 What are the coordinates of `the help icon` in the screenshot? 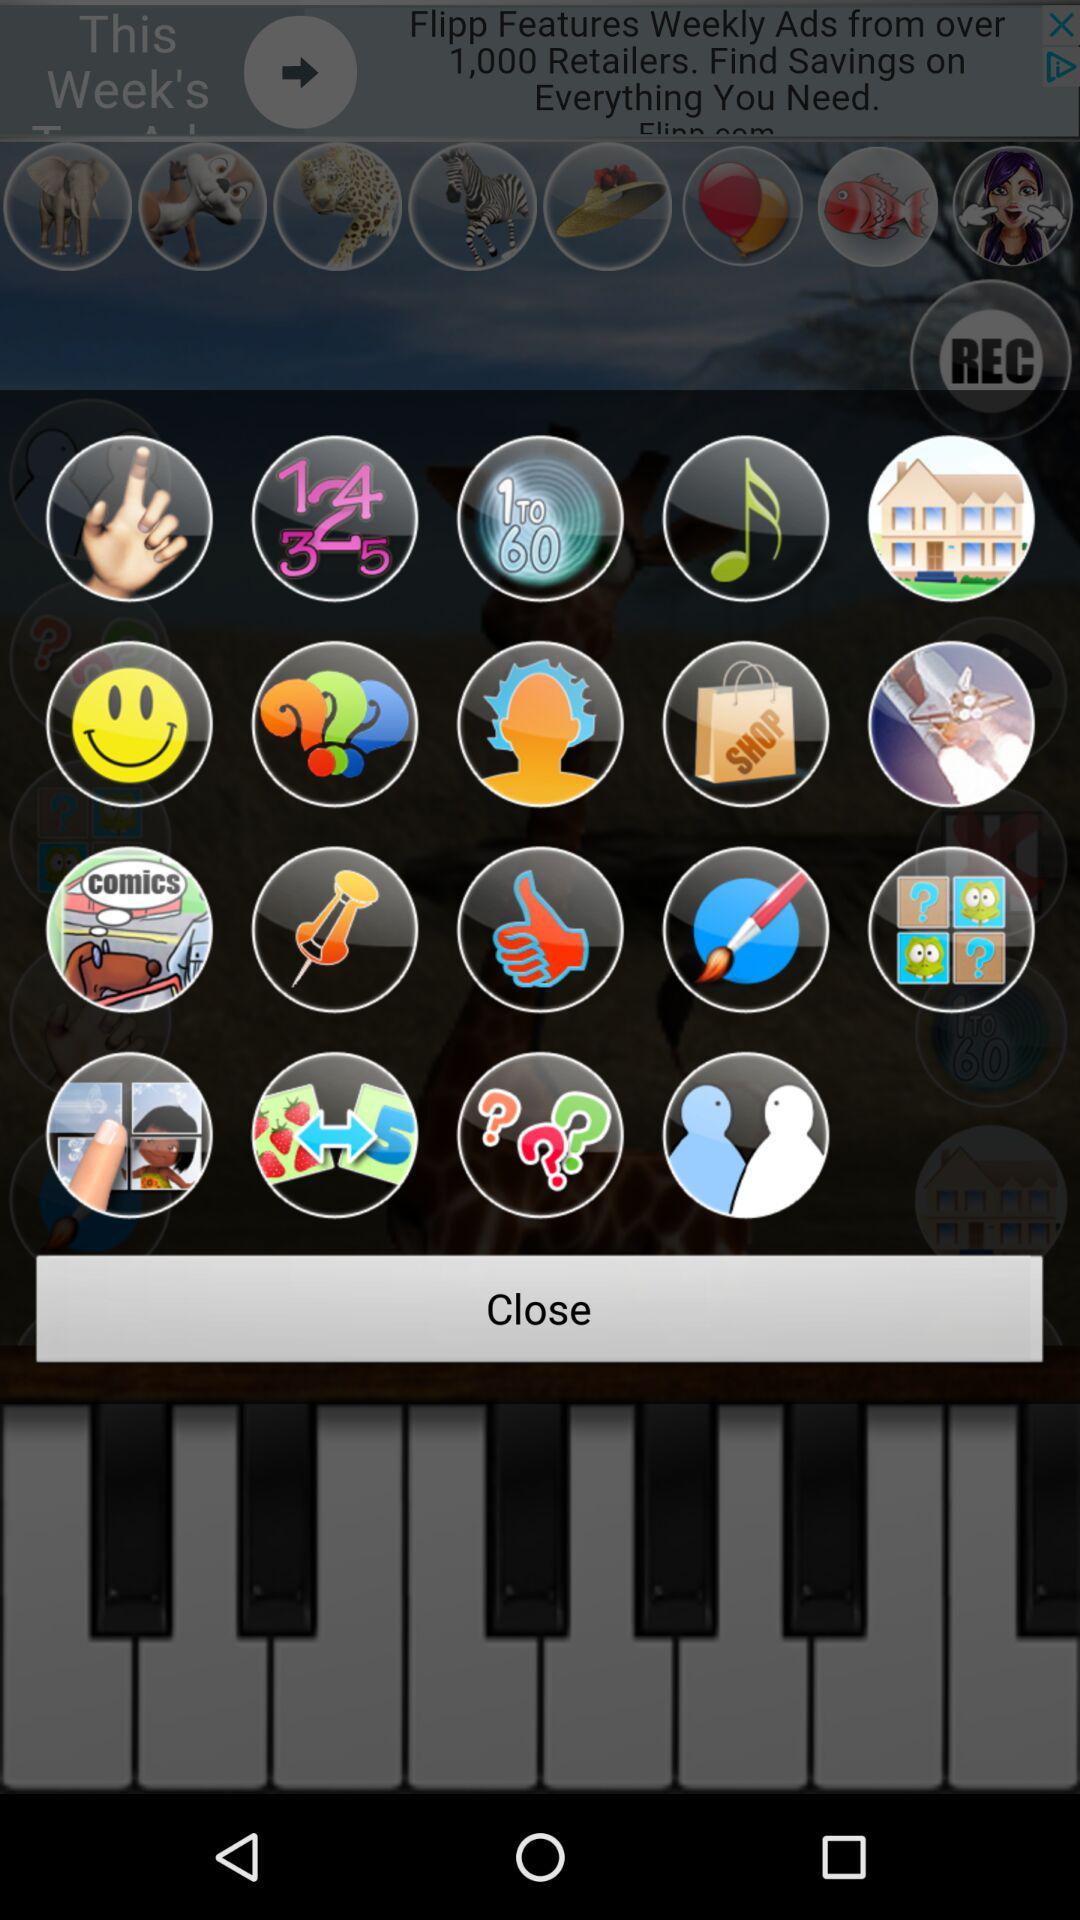 It's located at (540, 1214).